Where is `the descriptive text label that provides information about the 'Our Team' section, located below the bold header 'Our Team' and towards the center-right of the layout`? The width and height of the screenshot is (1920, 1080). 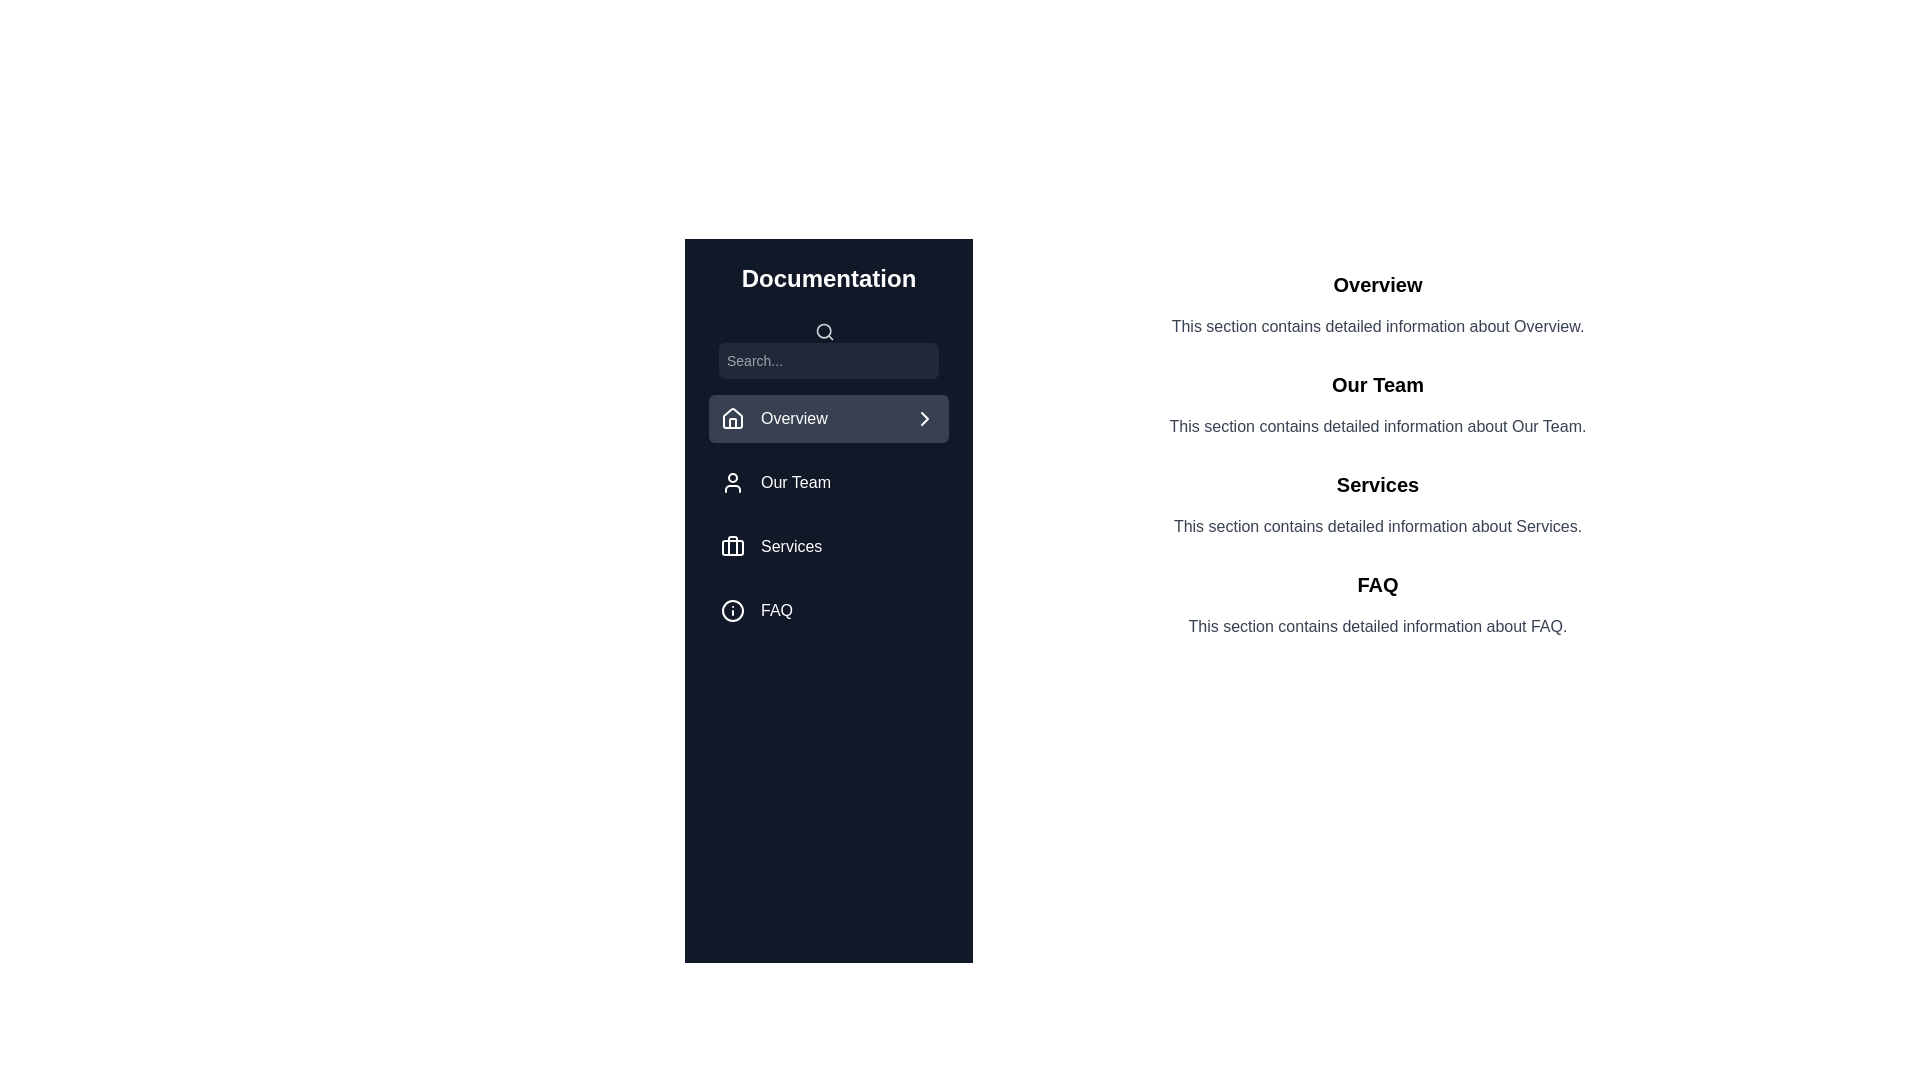 the descriptive text label that provides information about the 'Our Team' section, located below the bold header 'Our Team' and towards the center-right of the layout is located at coordinates (1376, 426).